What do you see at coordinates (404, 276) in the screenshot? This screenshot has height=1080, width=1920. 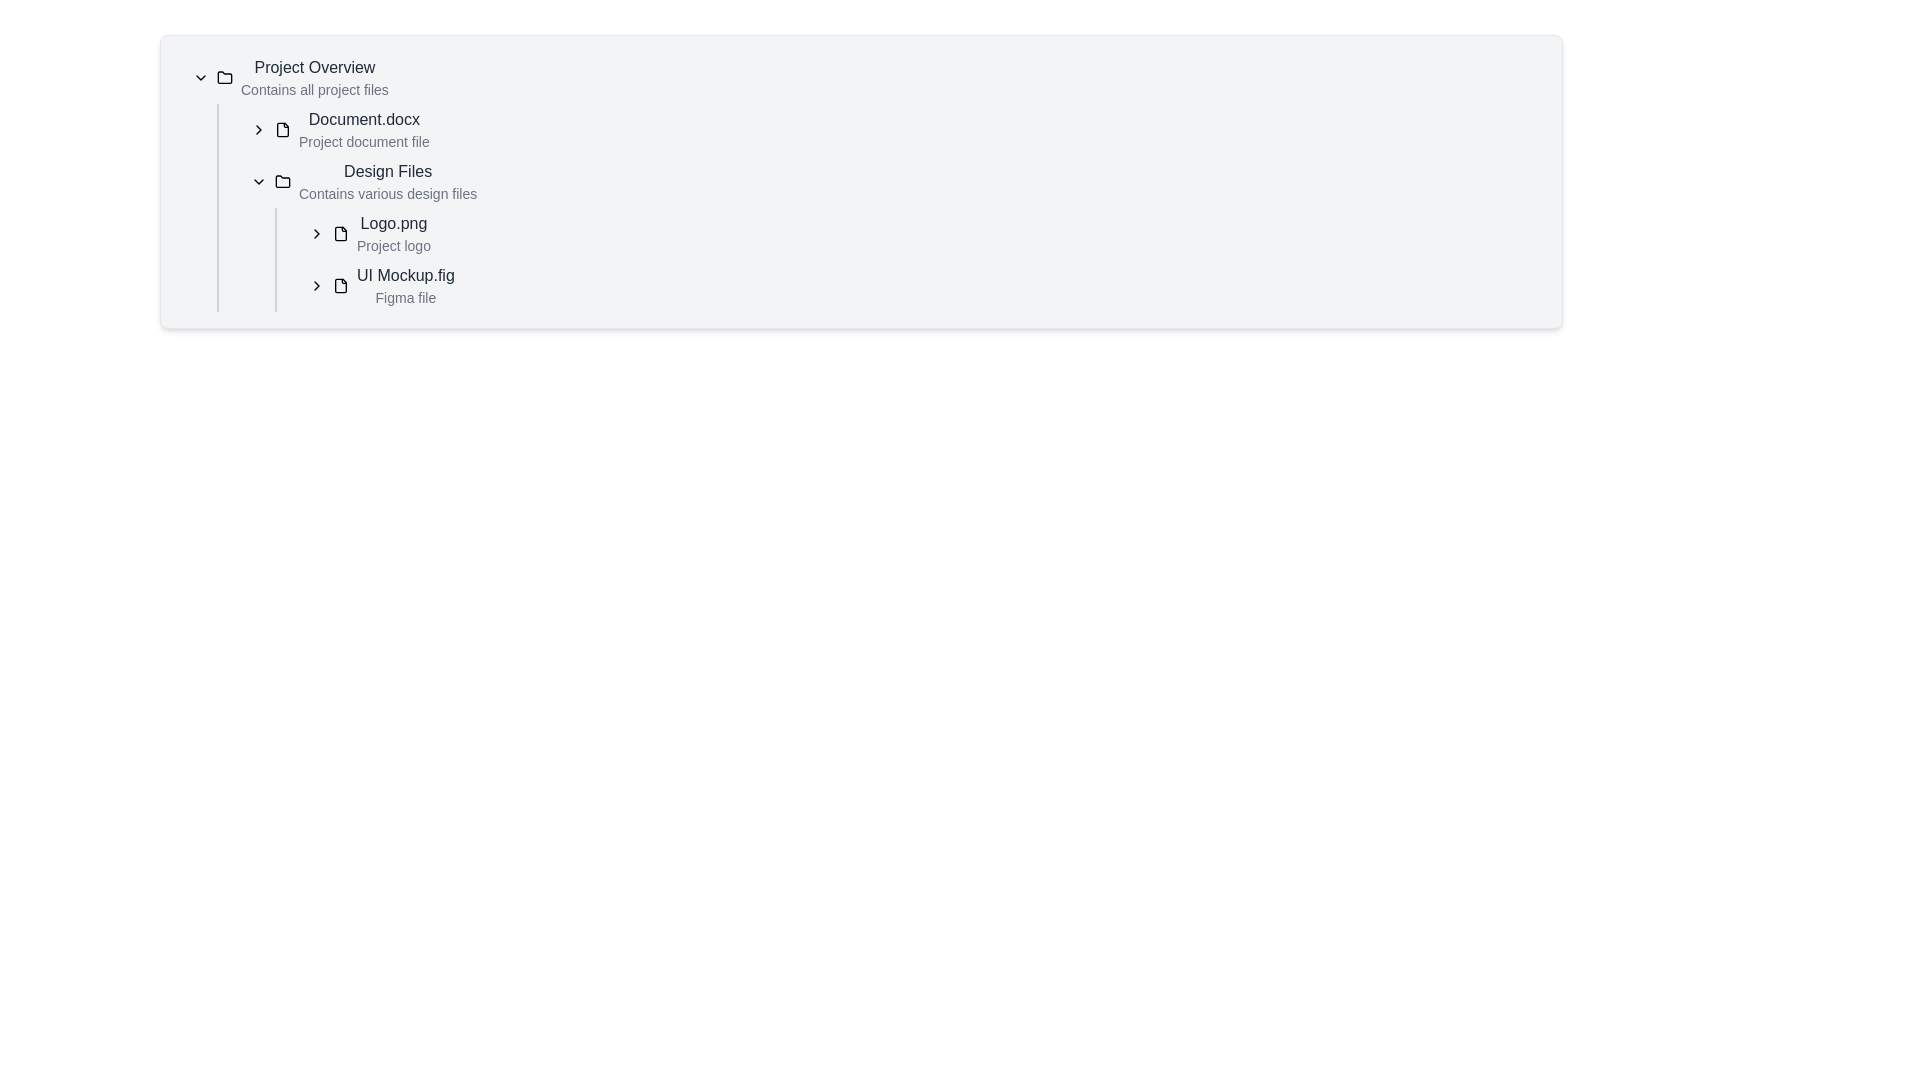 I see `the text label displaying the file name 'UI Mockup.fig'` at bounding box center [404, 276].